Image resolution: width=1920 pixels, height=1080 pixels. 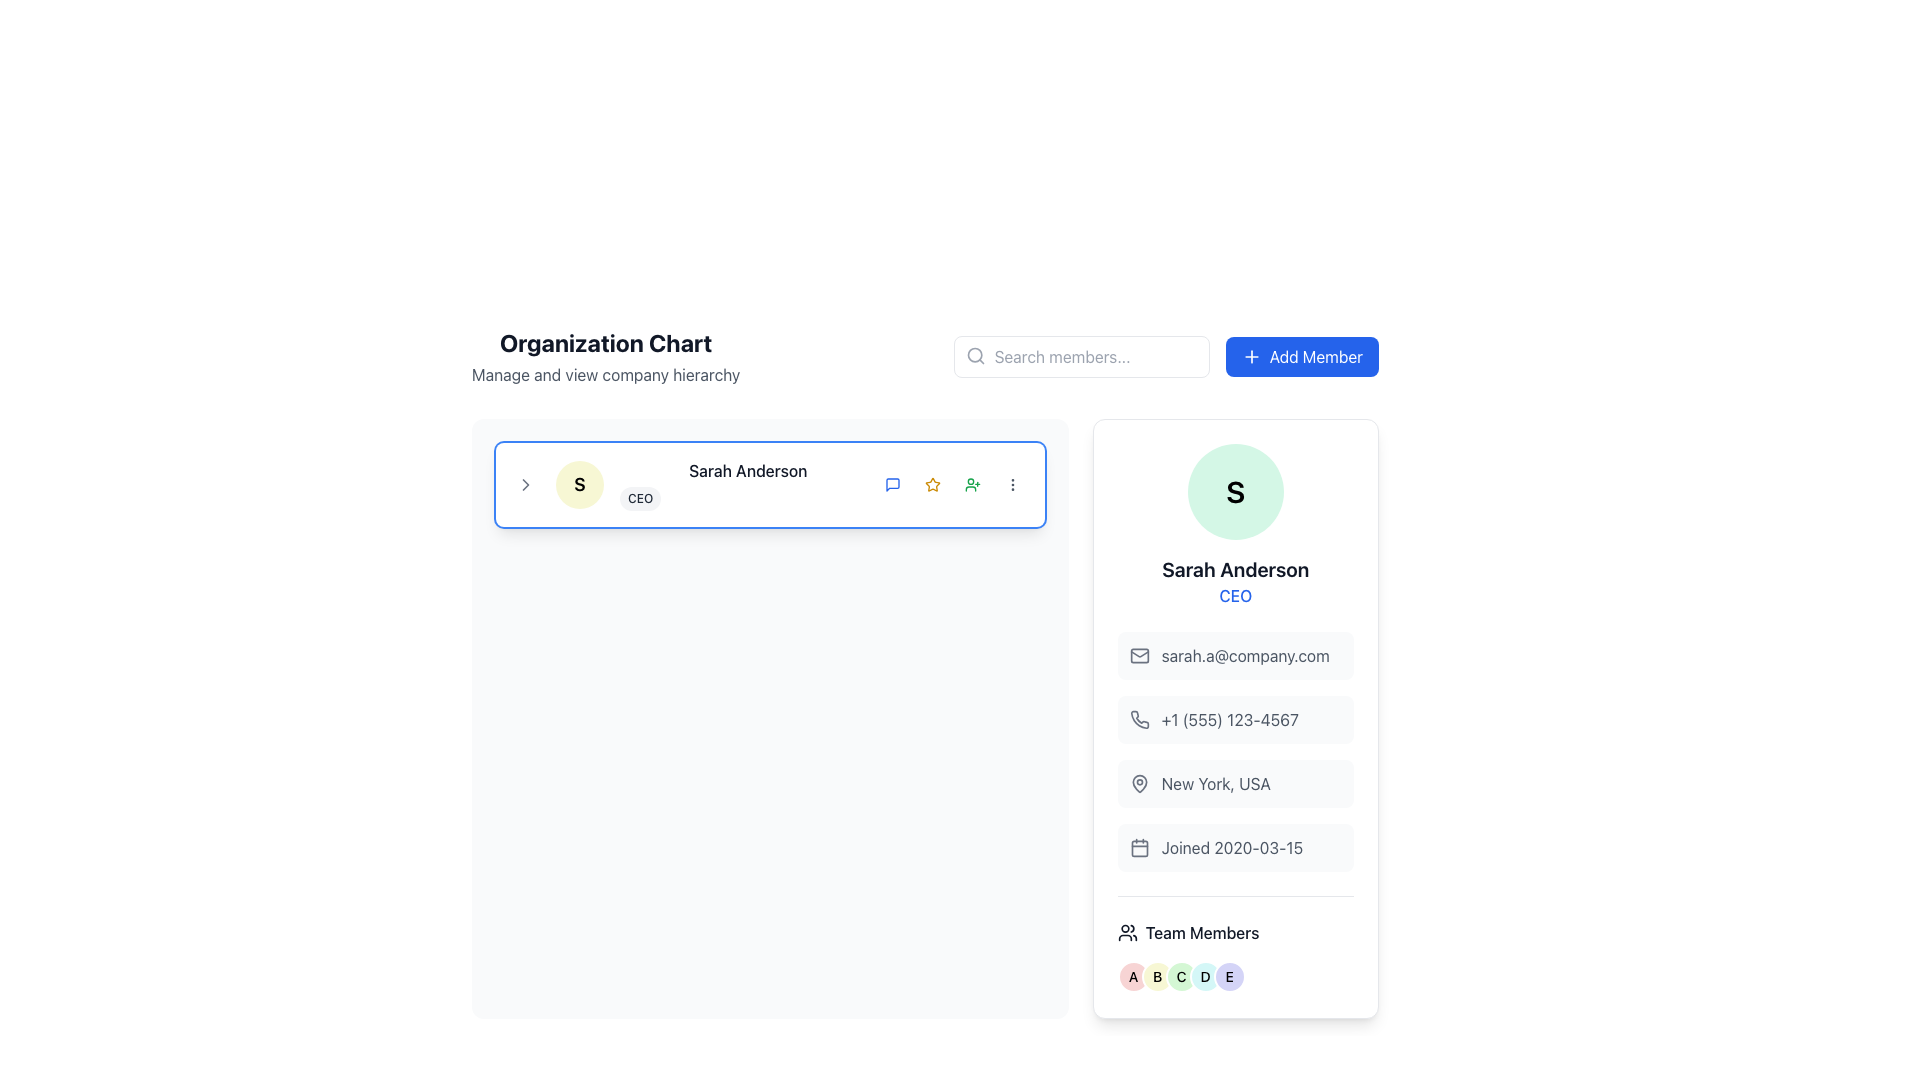 I want to click on the rightward-pointing arrow icon in the action icons grouping associated with 'Sarah Anderson', so click(x=526, y=485).